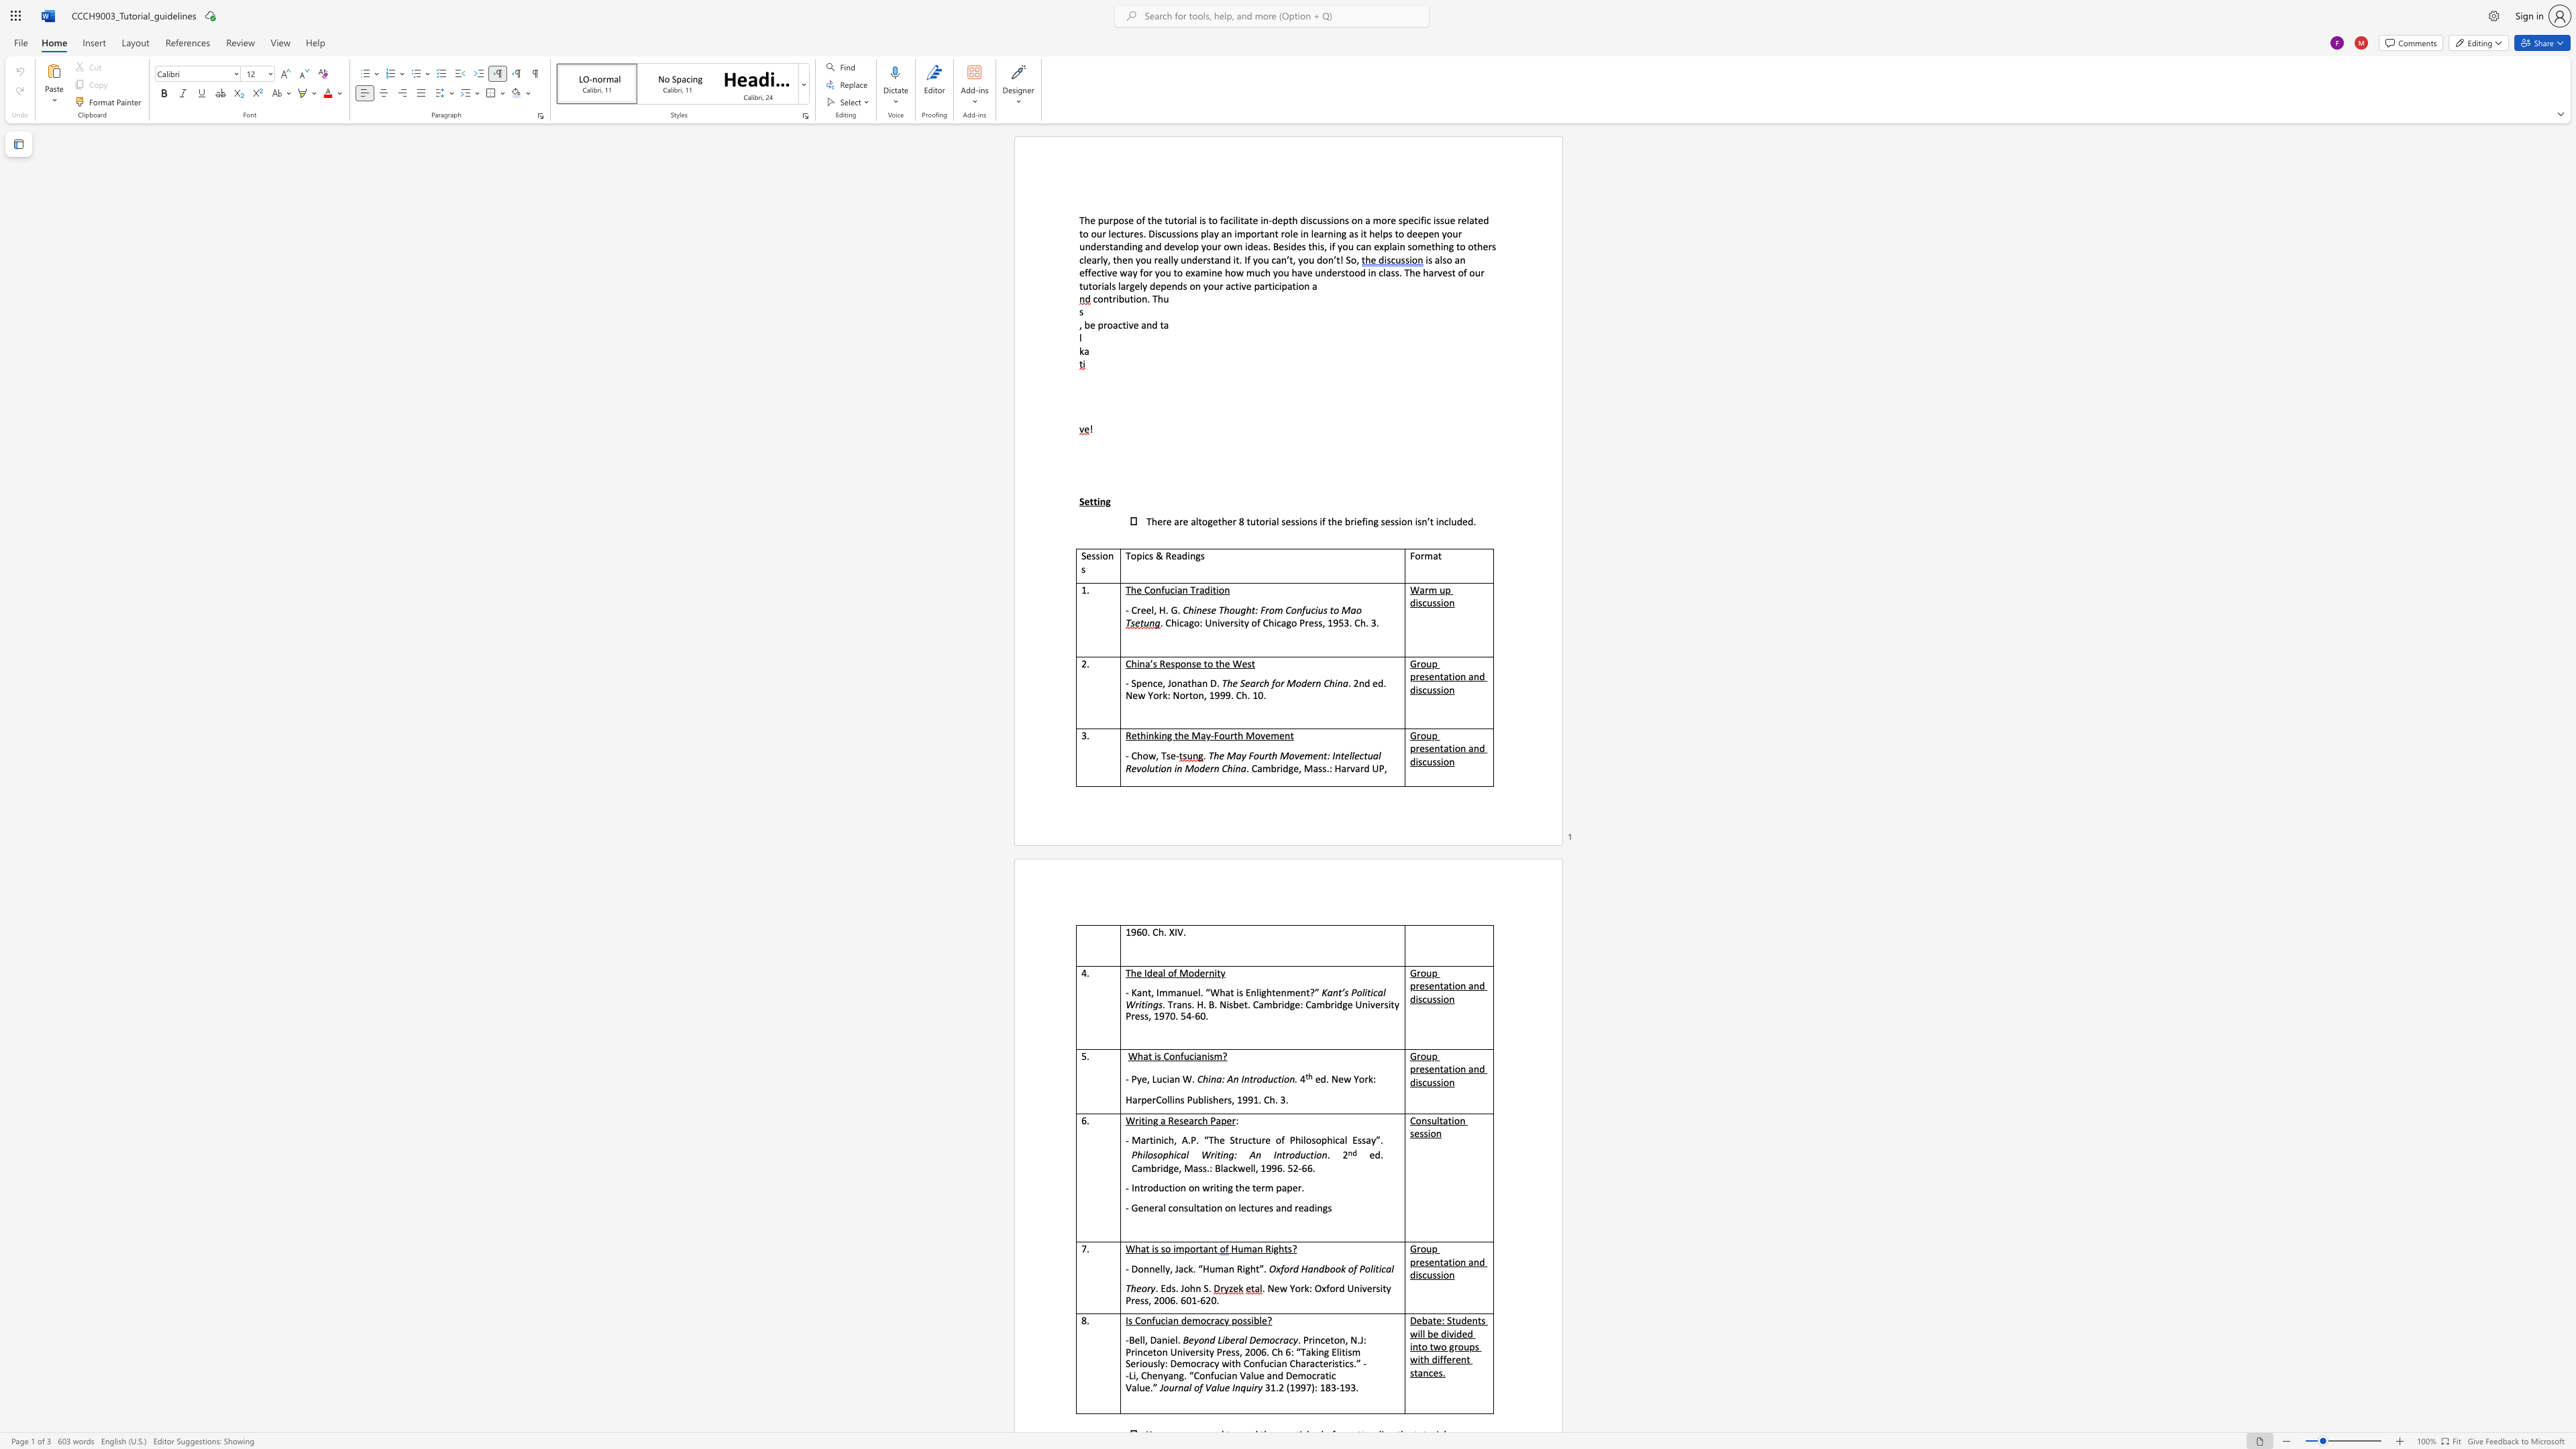  I want to click on the subset text "ch P" within the text "a Research Paper", so click(1197, 1120).